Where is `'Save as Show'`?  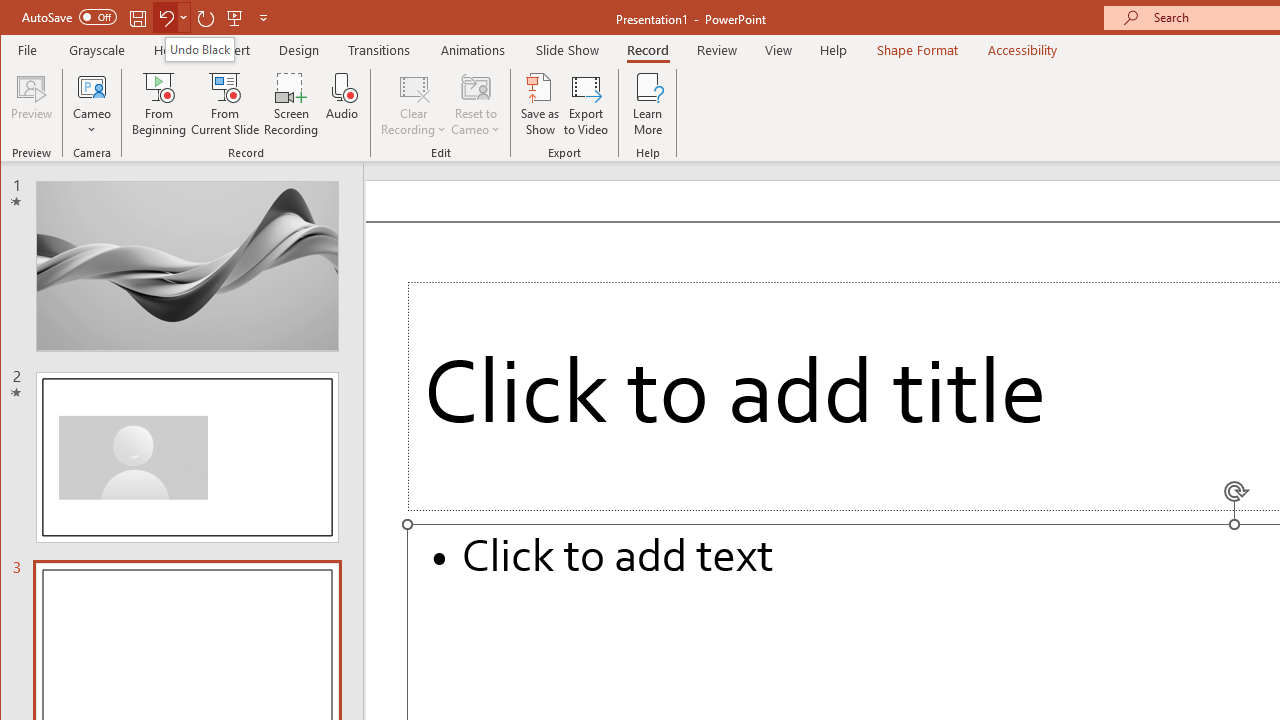
'Save as Show' is located at coordinates (540, 104).